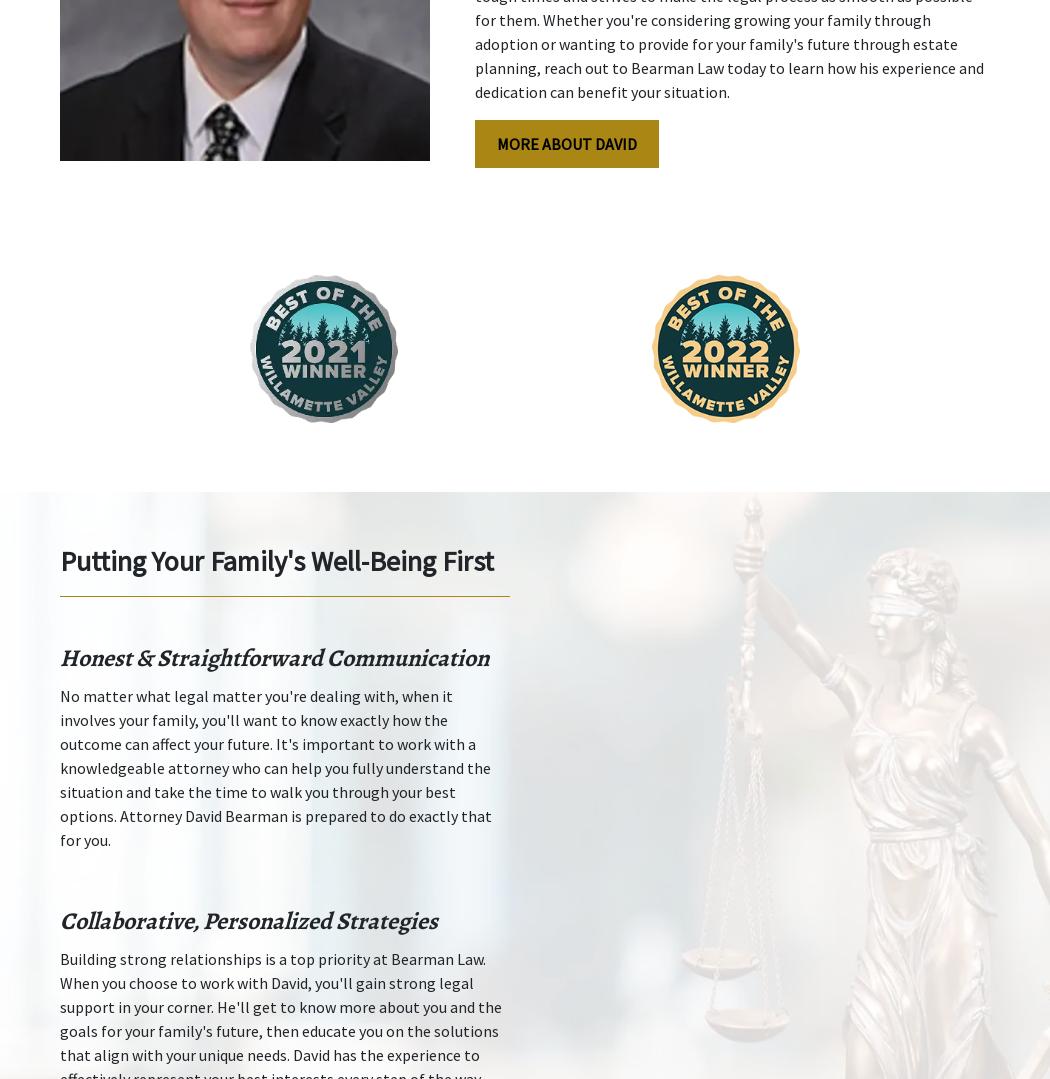 The image size is (1050, 1079). Describe the element at coordinates (504, 921) in the screenshot. I see `'The information on this website is for general information purposes only. Nothing on this site should be taken as legal advice for any individual case or situation. This information is not intended to create, and receipt or viewing does not constitute, an attorney-client relationship.'` at that location.